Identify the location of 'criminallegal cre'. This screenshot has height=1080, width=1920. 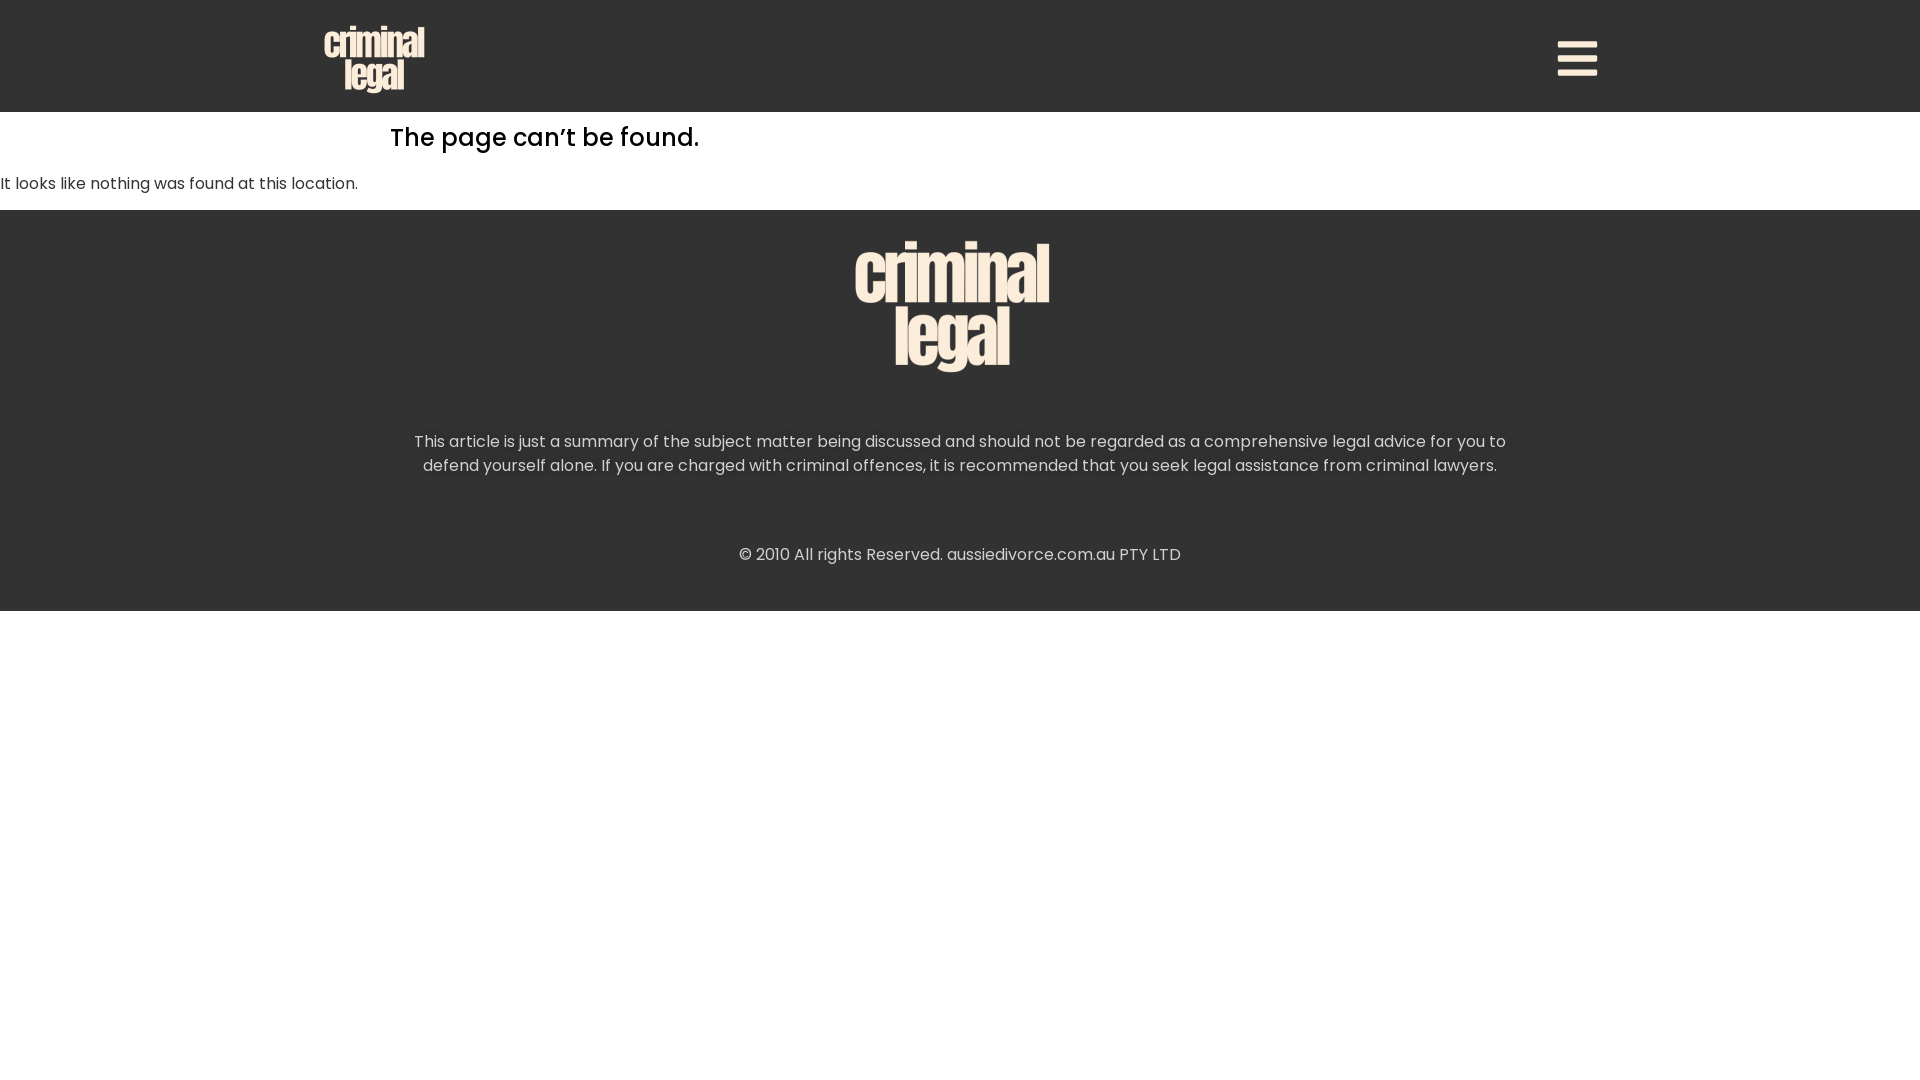
(378, 57).